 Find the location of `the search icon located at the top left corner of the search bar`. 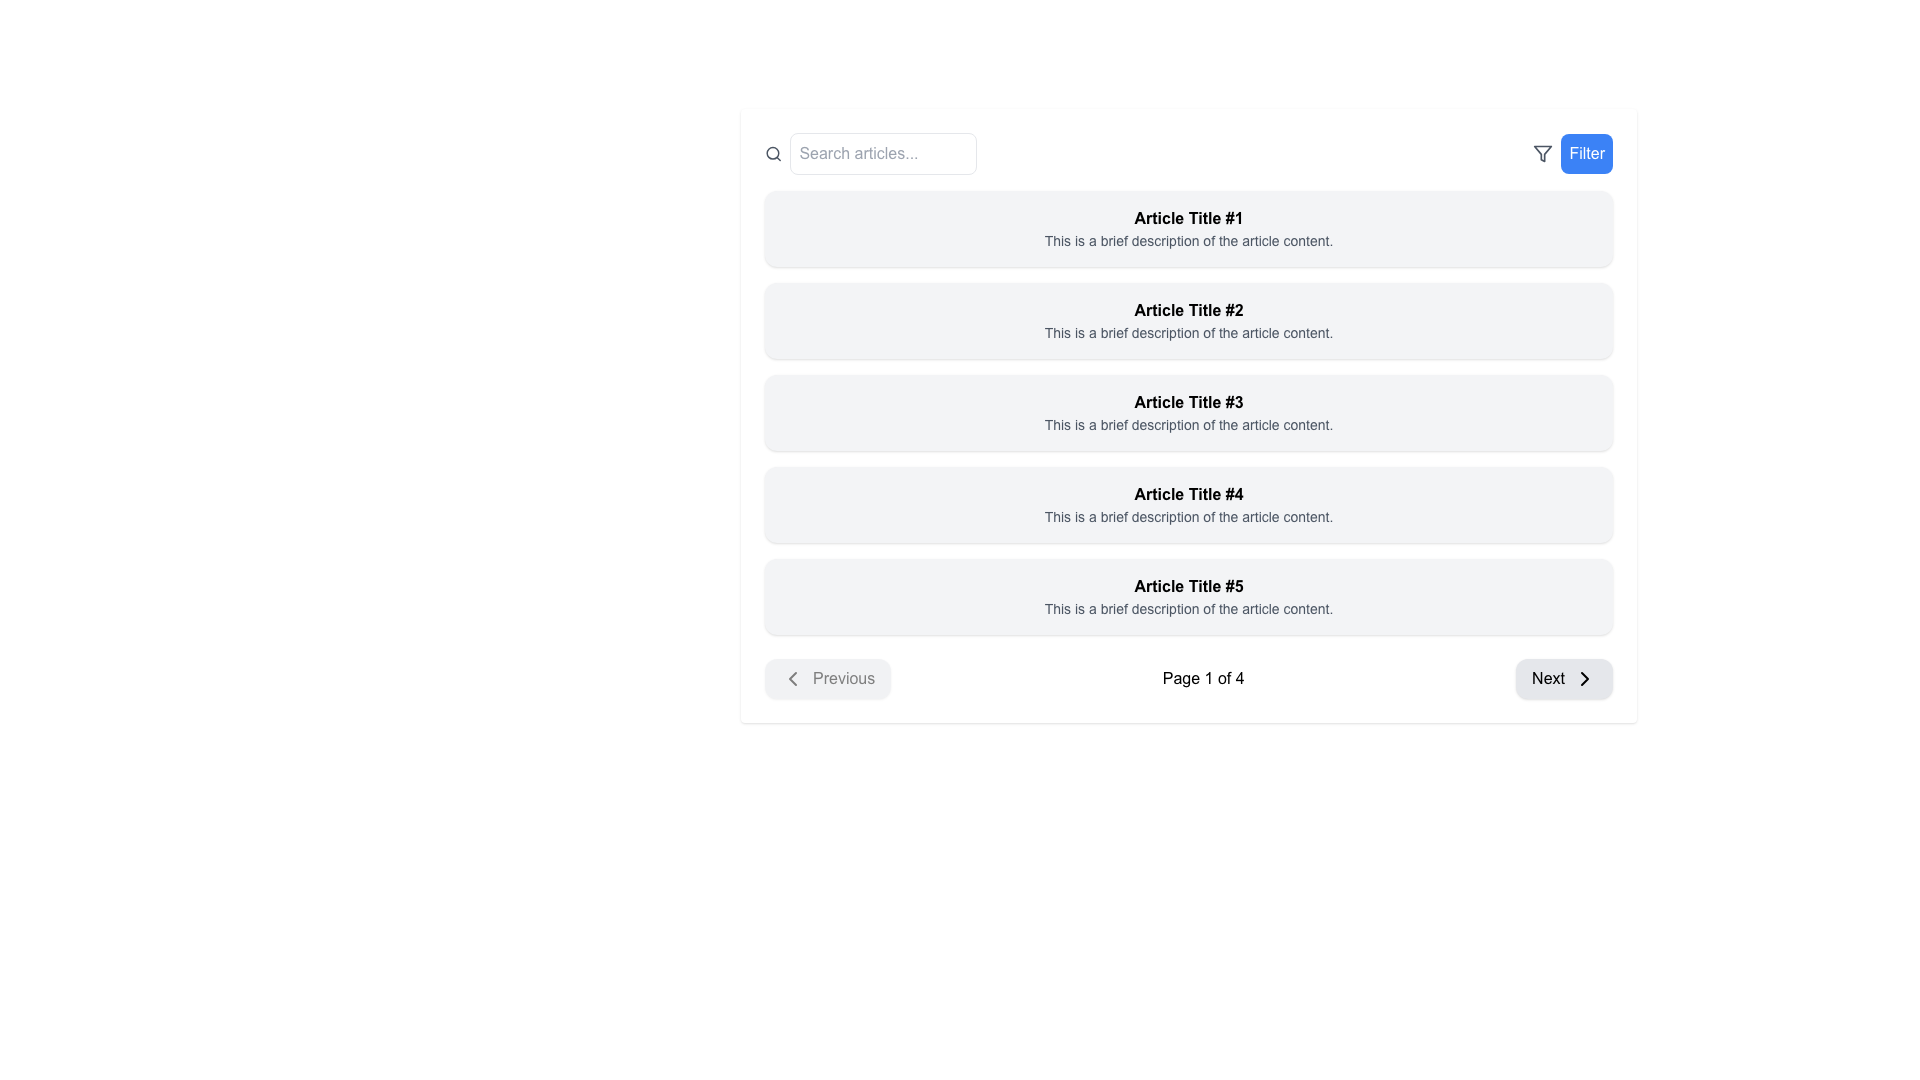

the search icon located at the top left corner of the search bar is located at coordinates (772, 153).